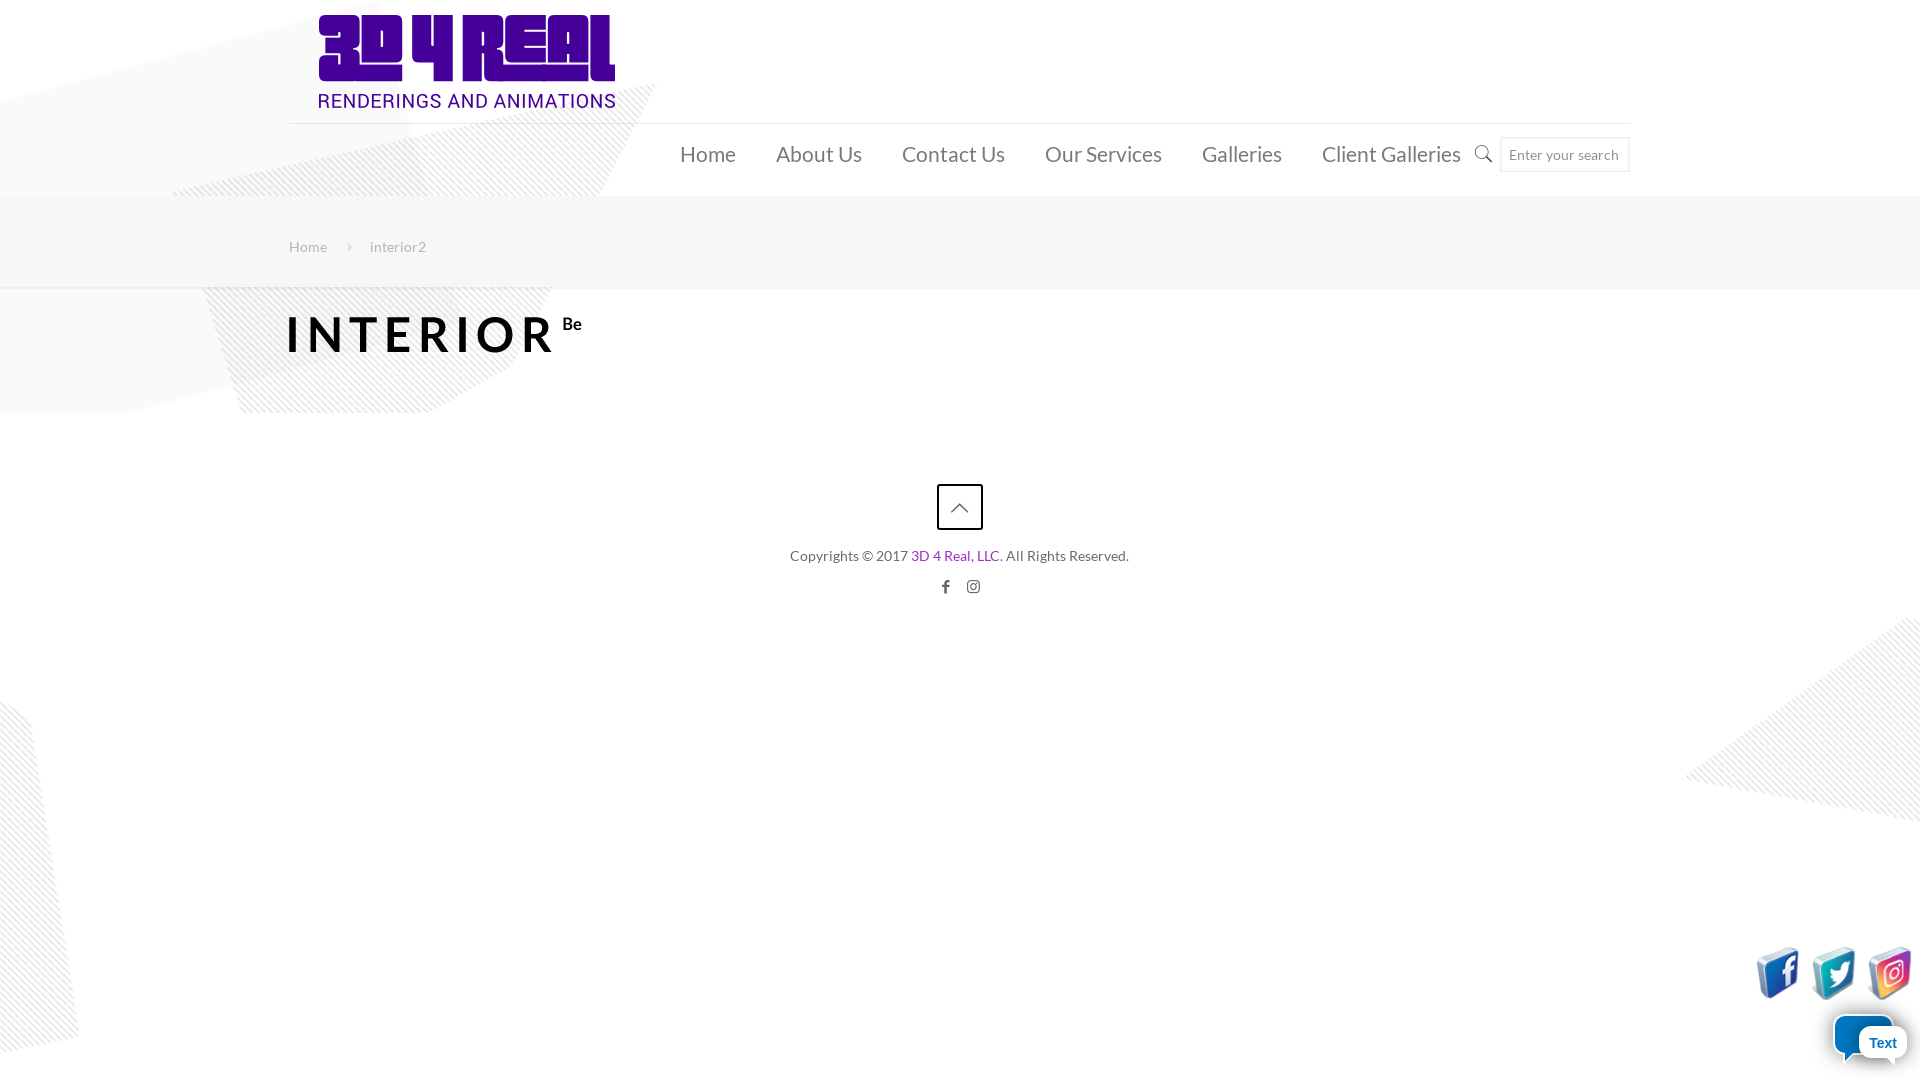 This screenshot has width=1920, height=1080. Describe the element at coordinates (819, 153) in the screenshot. I see `'About Us'` at that location.